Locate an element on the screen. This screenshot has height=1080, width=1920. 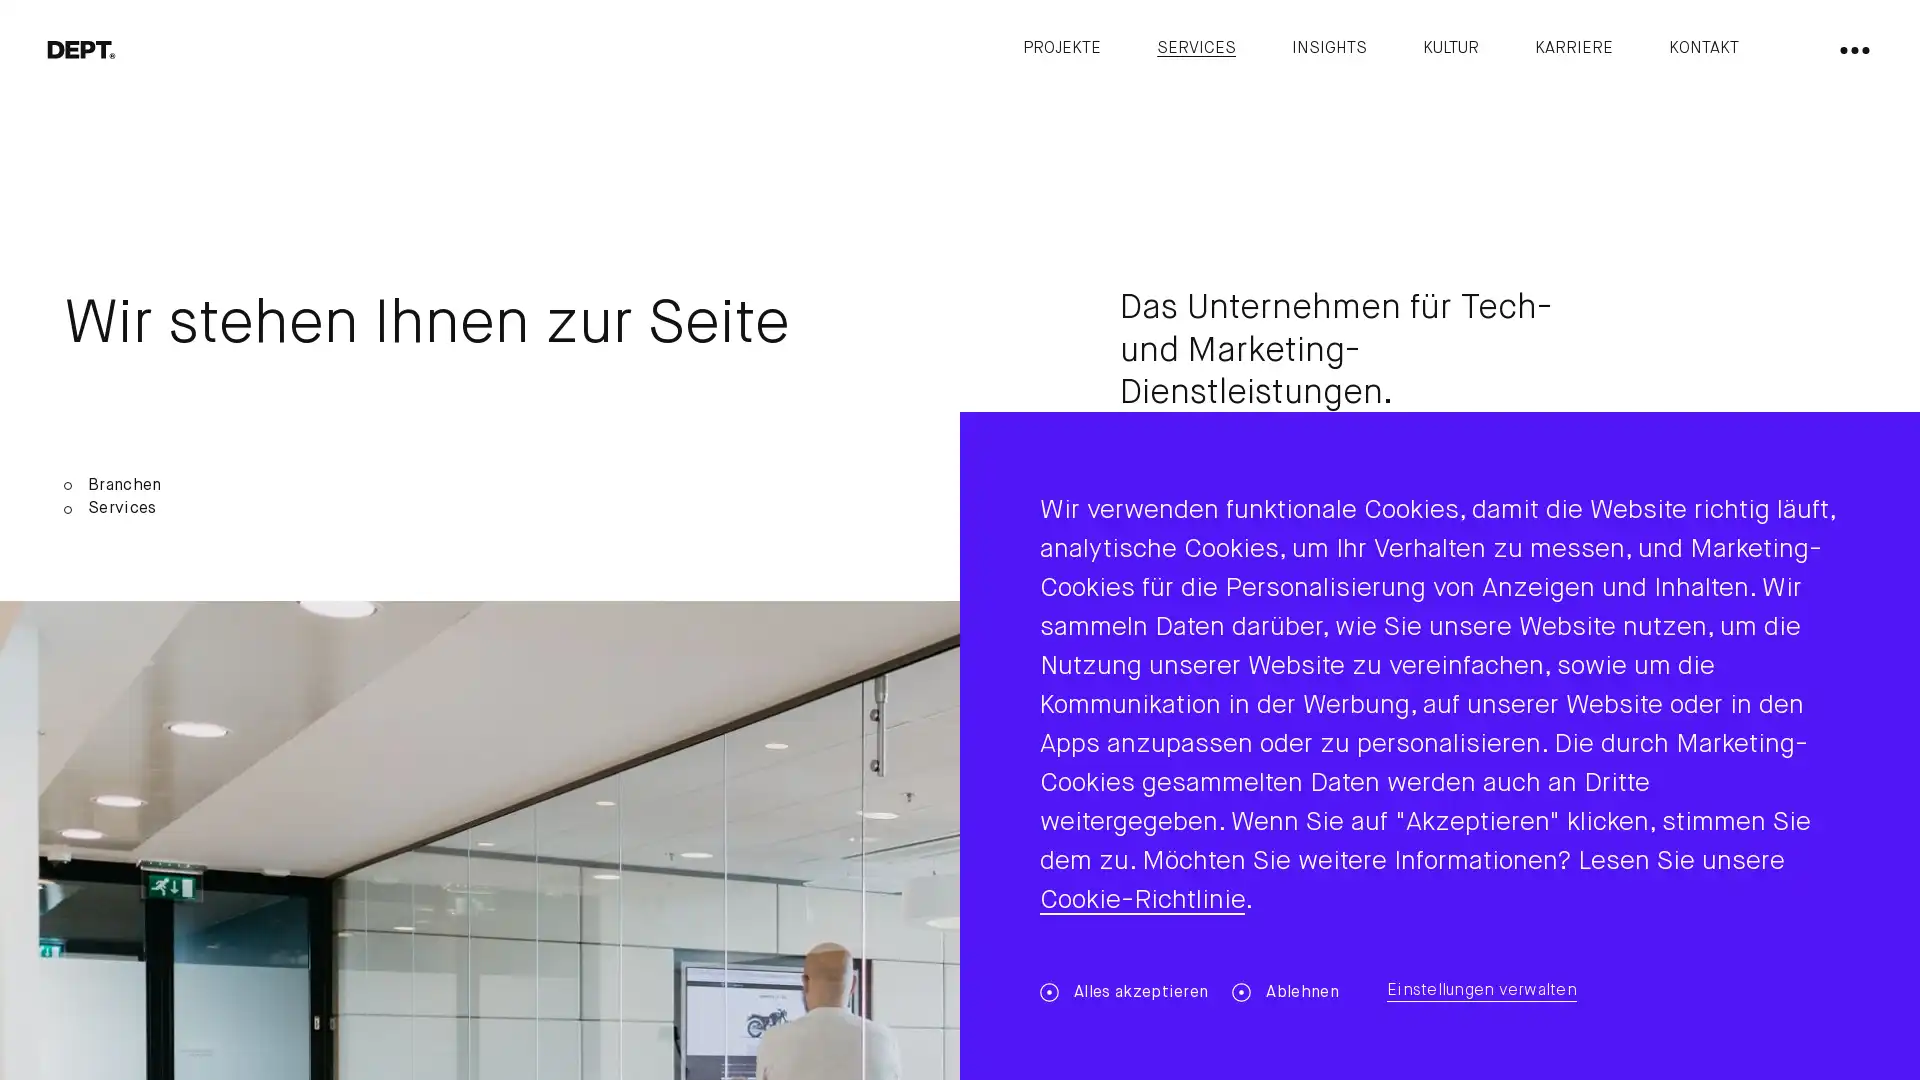
Alles akzeptieren is located at coordinates (1123, 992).